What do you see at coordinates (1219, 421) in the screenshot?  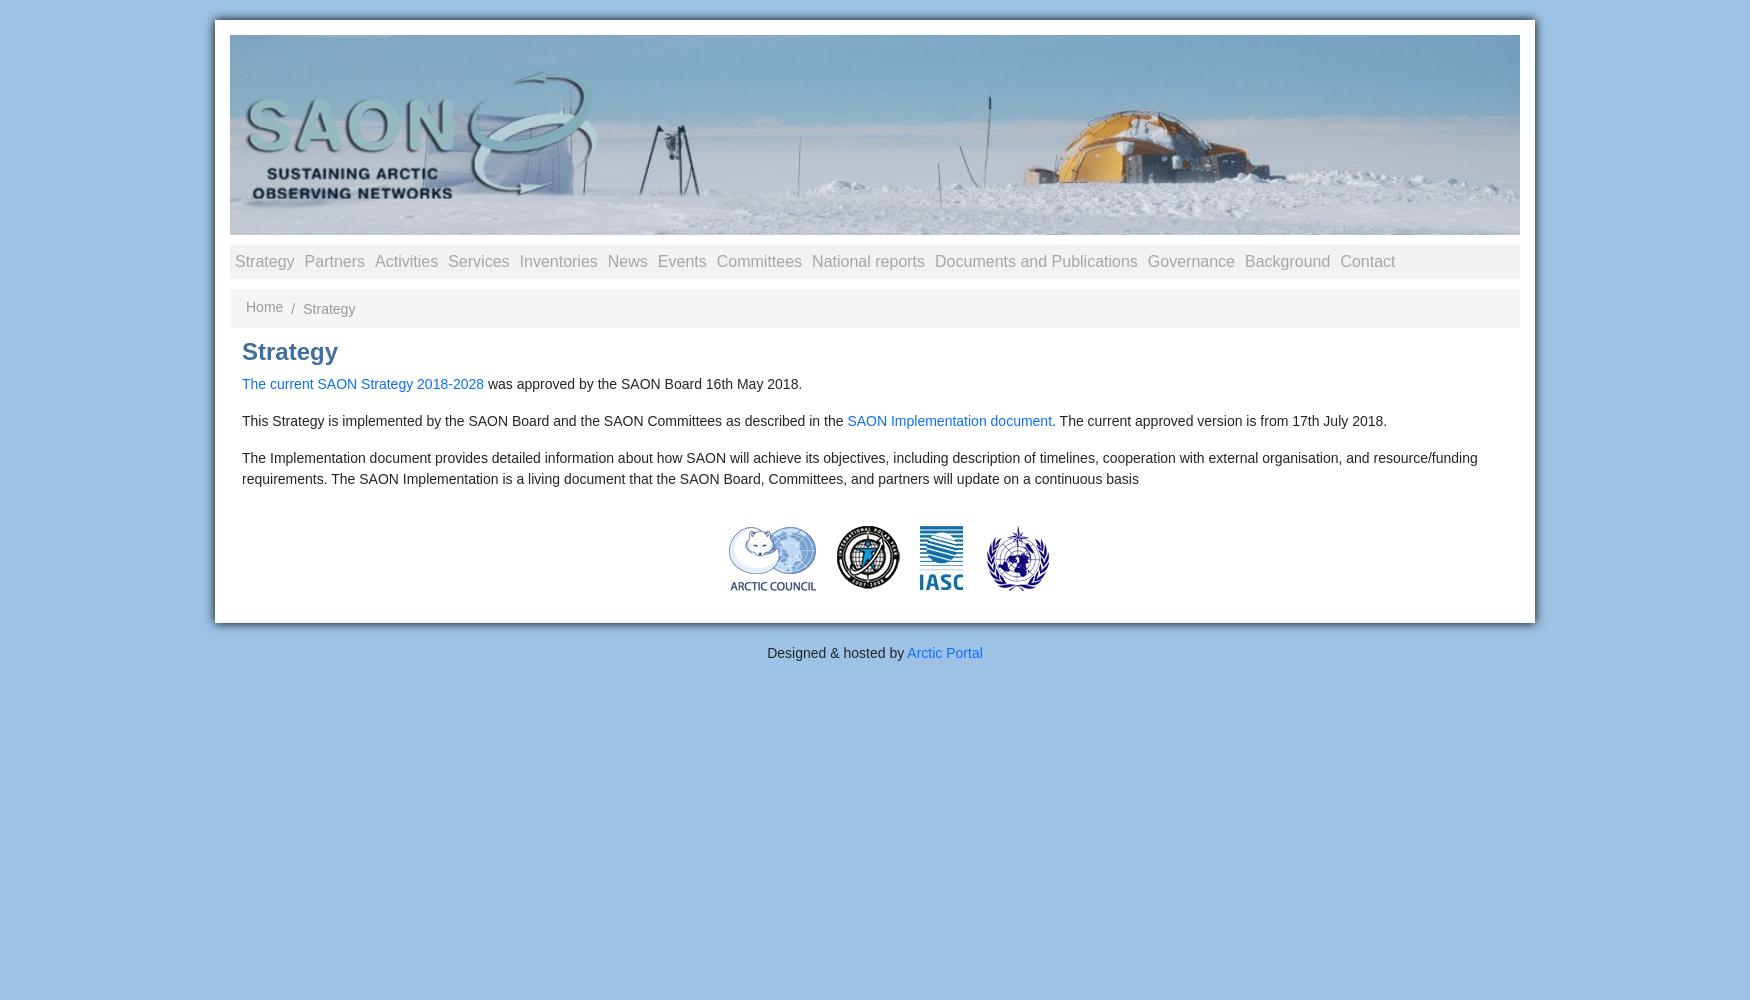 I see `'. The current approved version is from 17th July 2018.'` at bounding box center [1219, 421].